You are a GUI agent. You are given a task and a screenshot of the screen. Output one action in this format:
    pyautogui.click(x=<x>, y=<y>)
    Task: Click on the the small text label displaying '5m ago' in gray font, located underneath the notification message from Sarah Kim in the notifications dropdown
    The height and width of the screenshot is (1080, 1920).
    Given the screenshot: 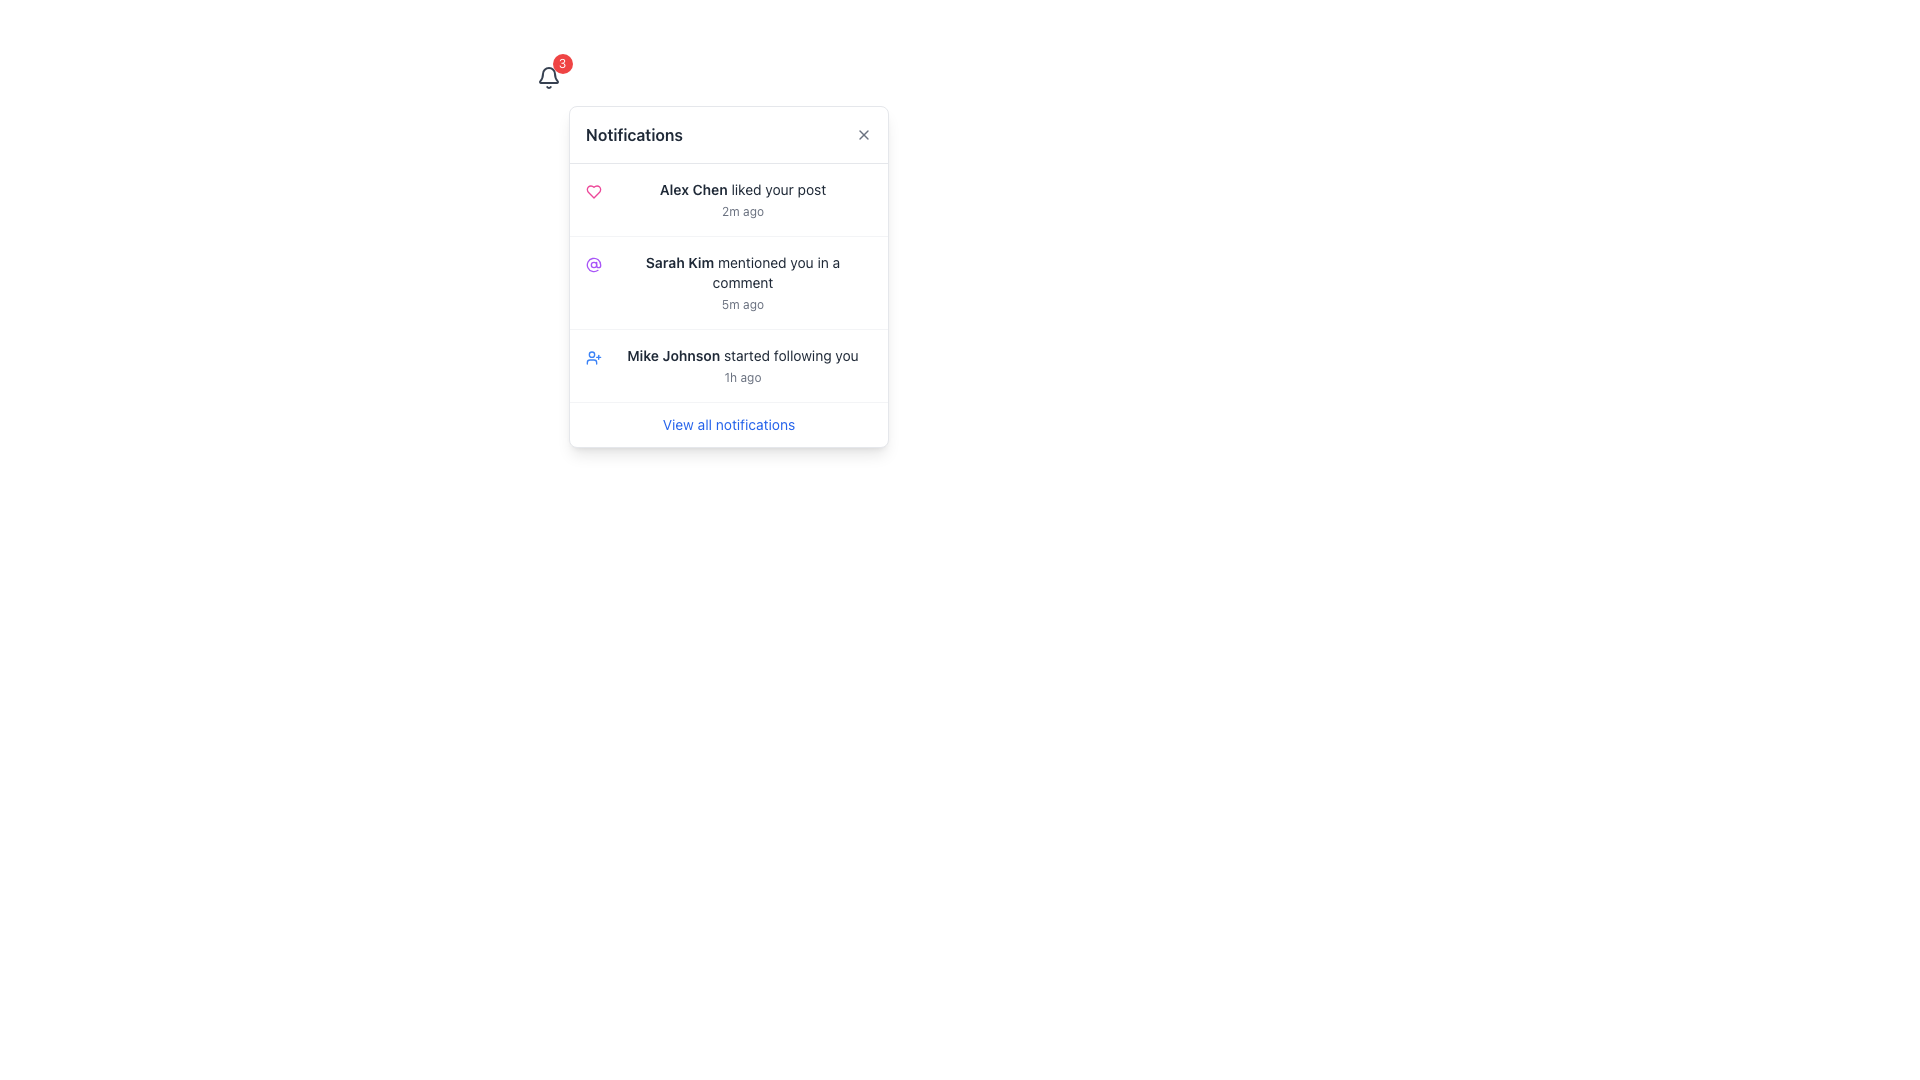 What is the action you would take?
    pyautogui.click(x=742, y=304)
    